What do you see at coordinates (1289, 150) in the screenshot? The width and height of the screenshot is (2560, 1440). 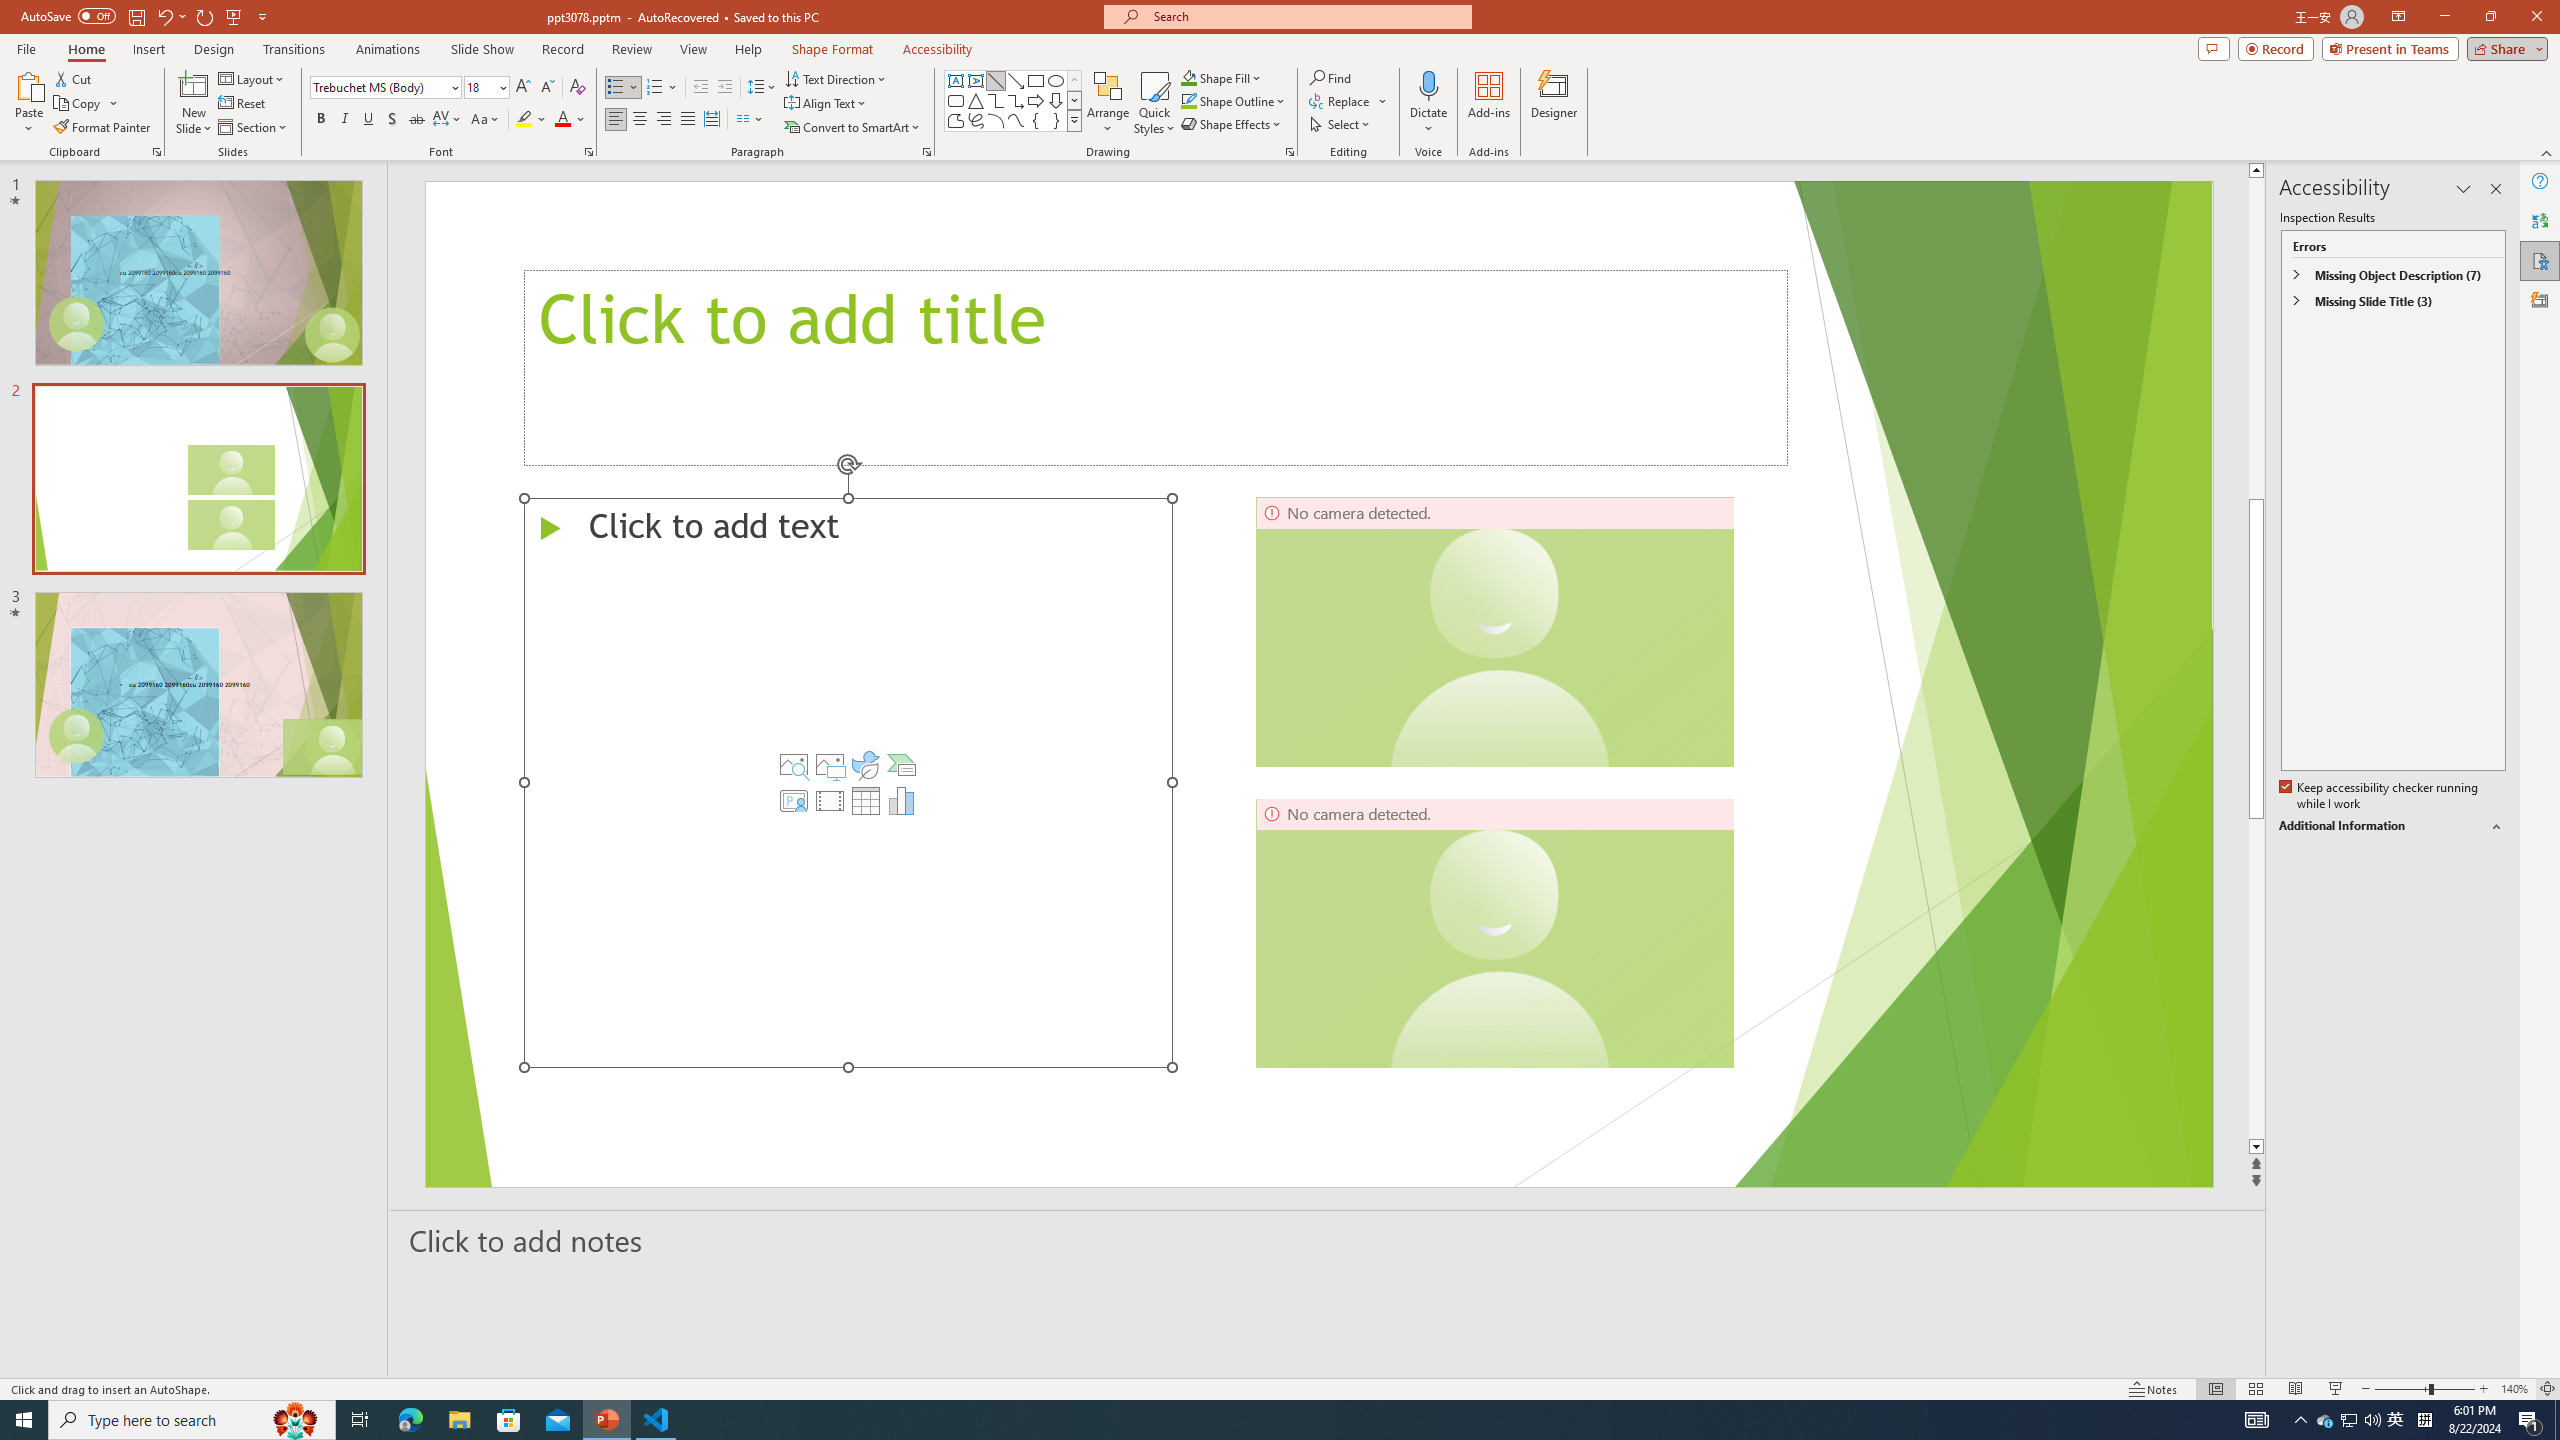 I see `'Format Object...'` at bounding box center [1289, 150].